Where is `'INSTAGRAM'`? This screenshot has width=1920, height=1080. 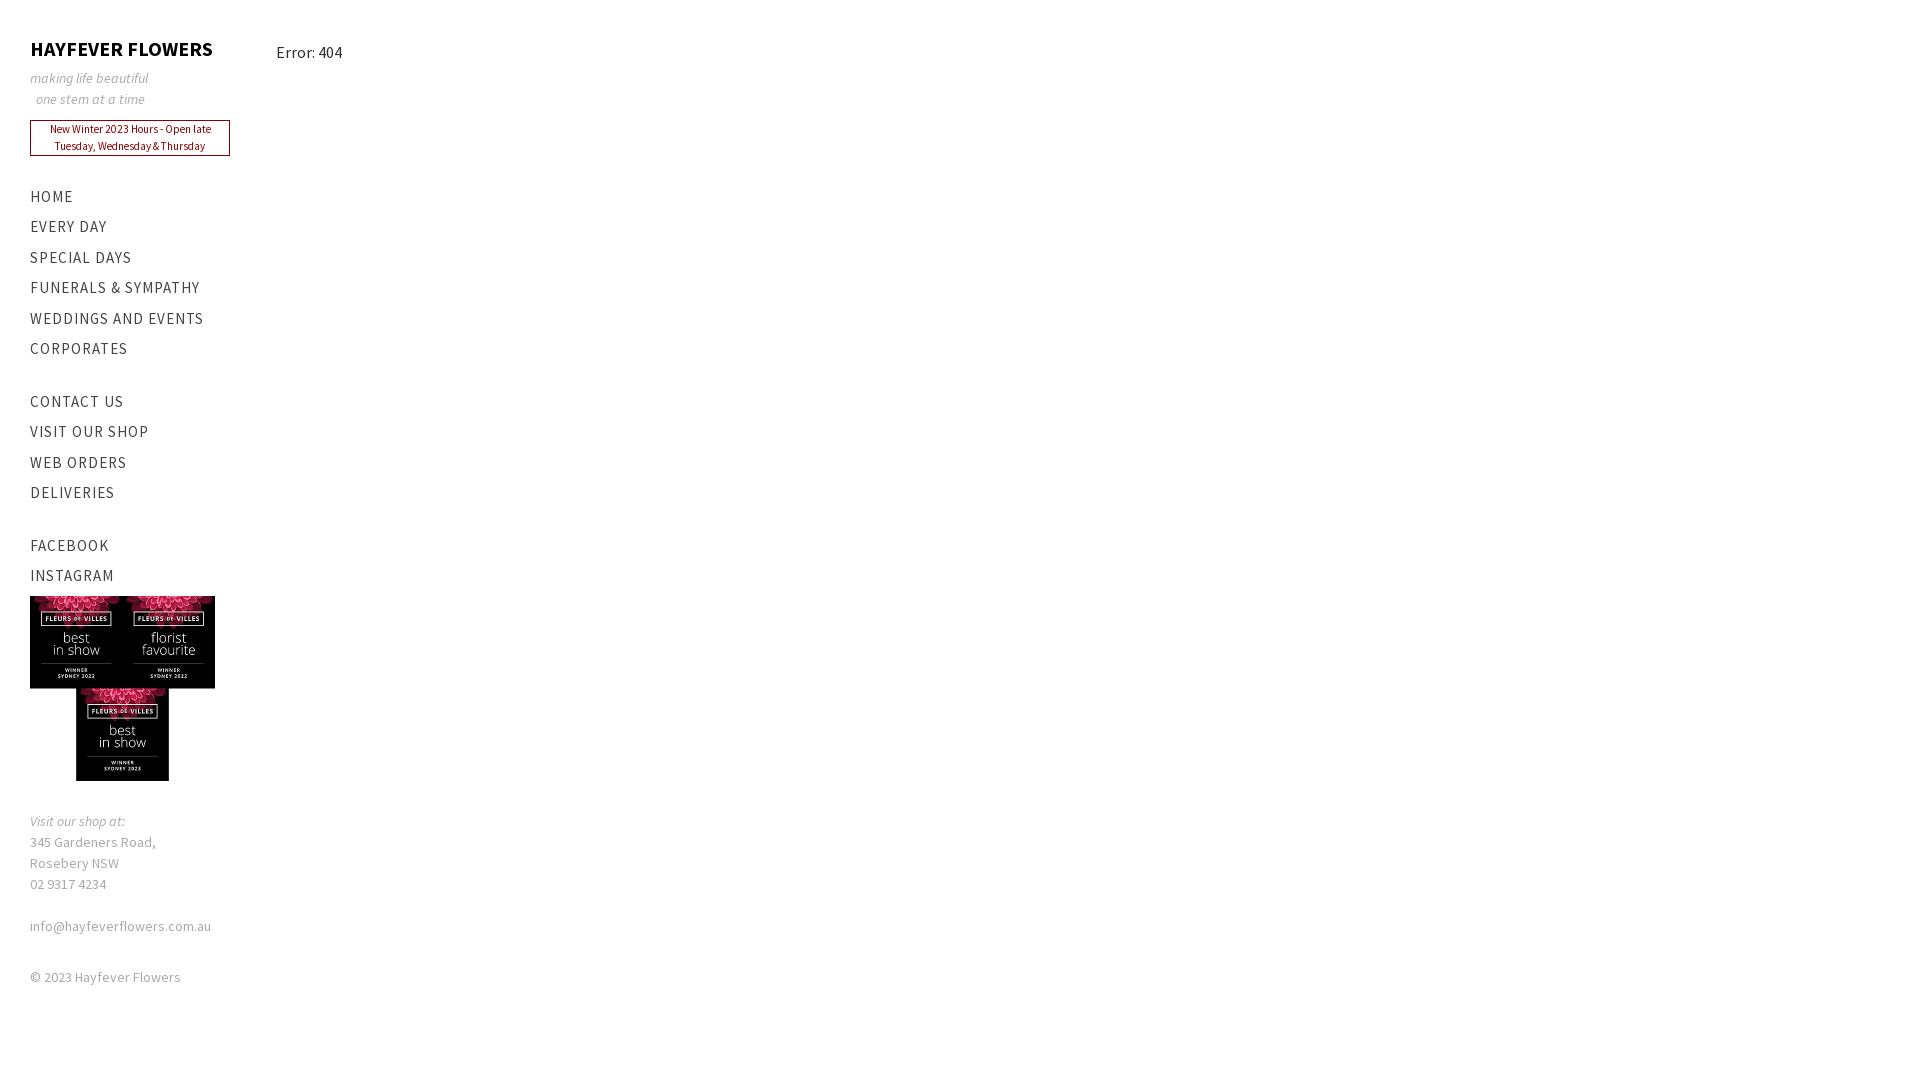 'INSTAGRAM' is located at coordinates (128, 576).